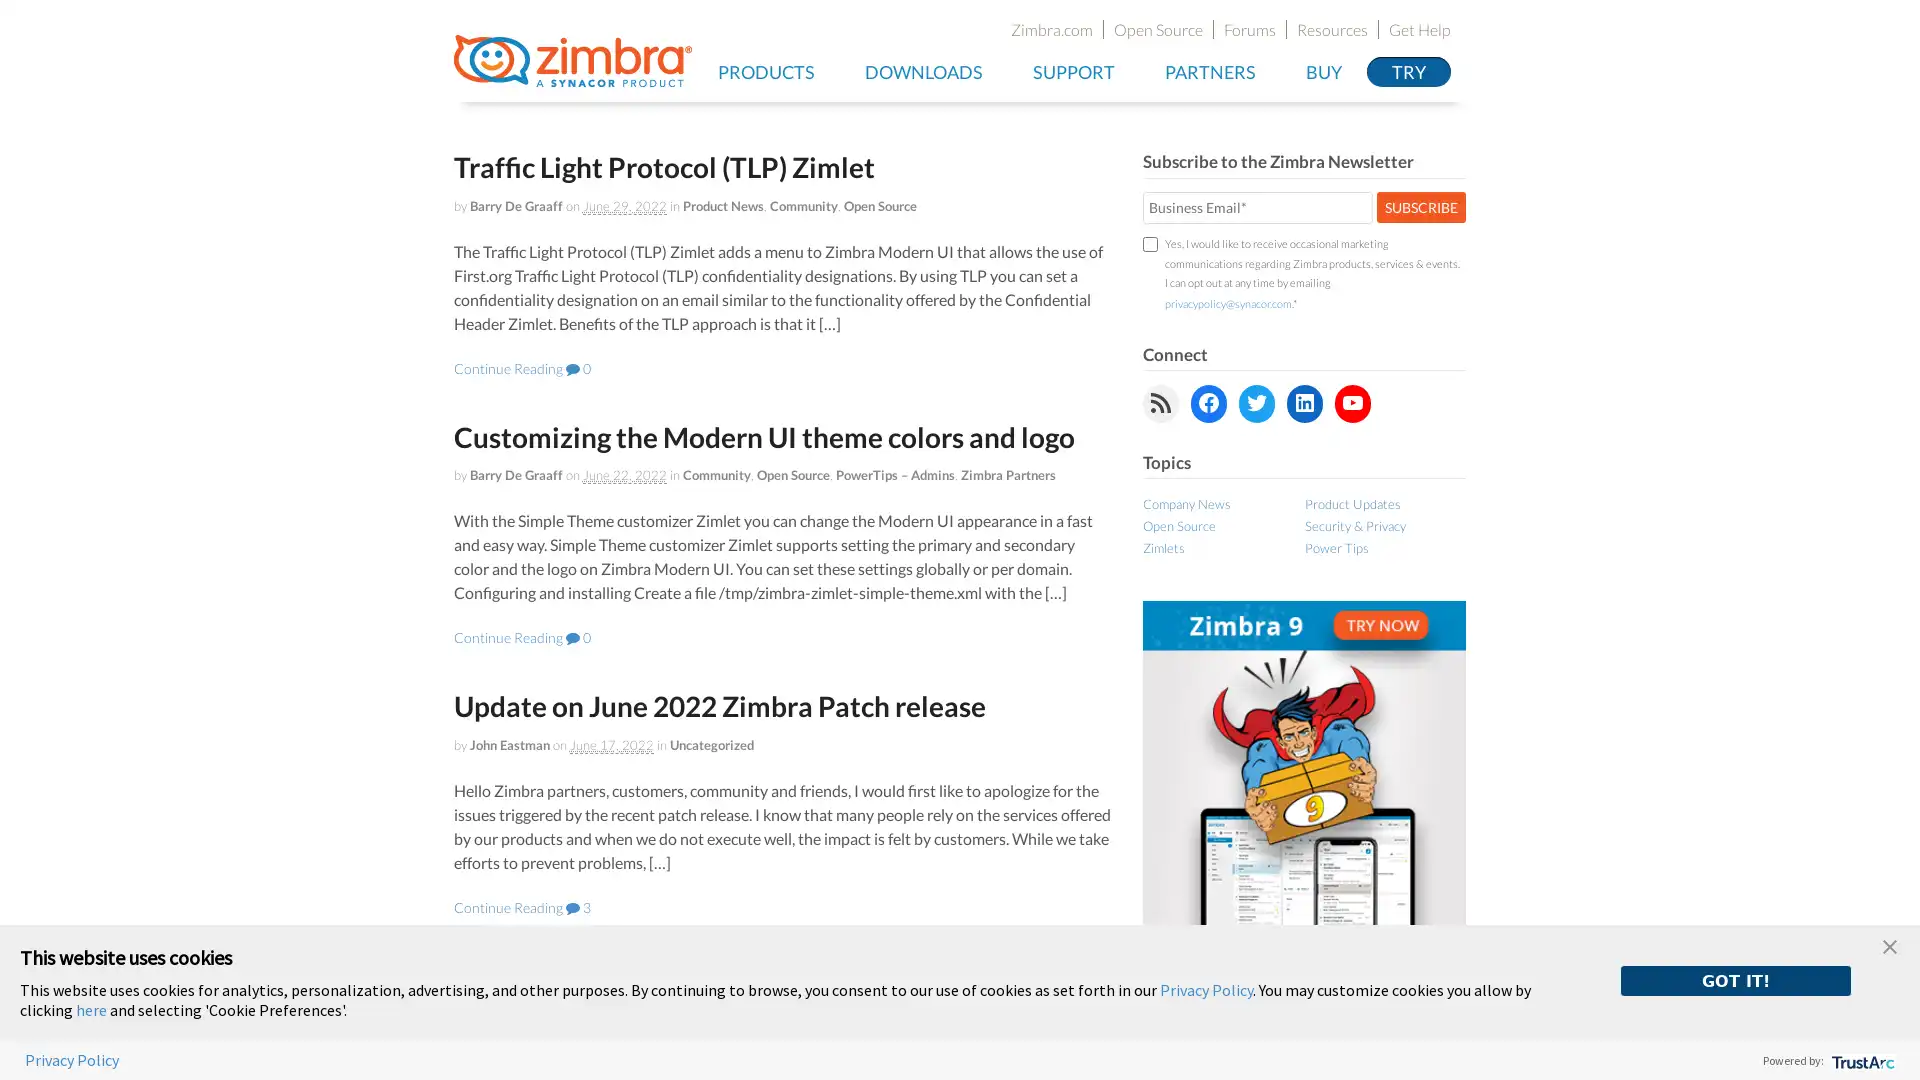  What do you see at coordinates (1434, 207) in the screenshot?
I see `SUBSCRIBE` at bounding box center [1434, 207].